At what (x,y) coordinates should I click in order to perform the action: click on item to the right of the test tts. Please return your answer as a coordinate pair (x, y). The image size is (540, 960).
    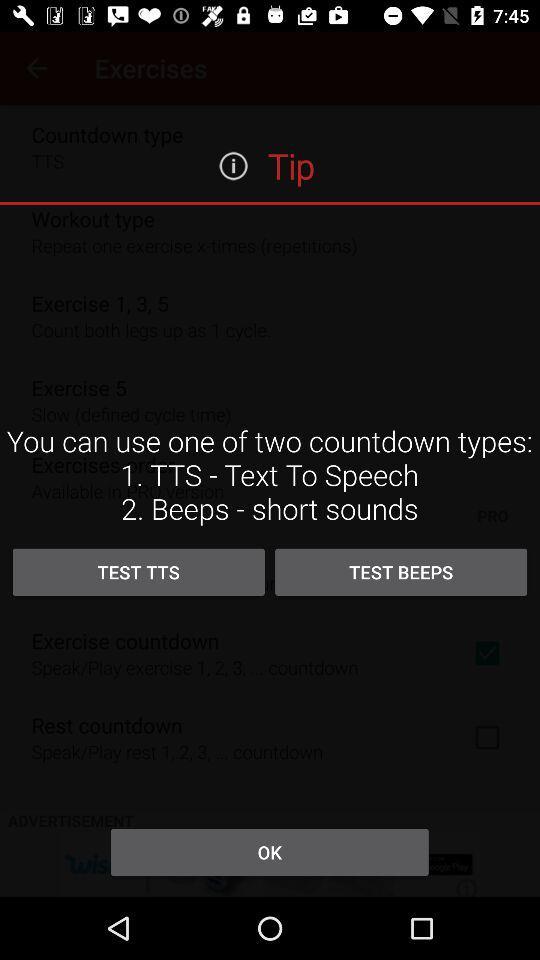
    Looking at the image, I should click on (401, 572).